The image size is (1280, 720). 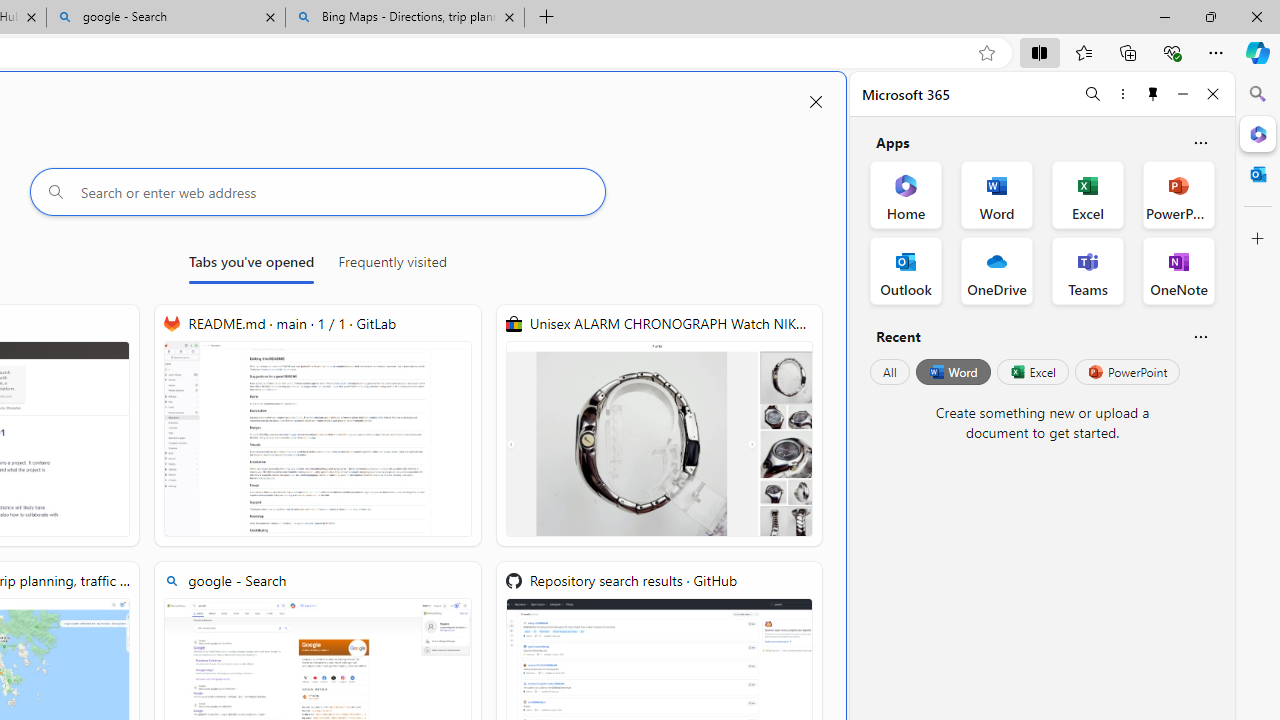 I want to click on 'Excel Office App', so click(x=1087, y=195).